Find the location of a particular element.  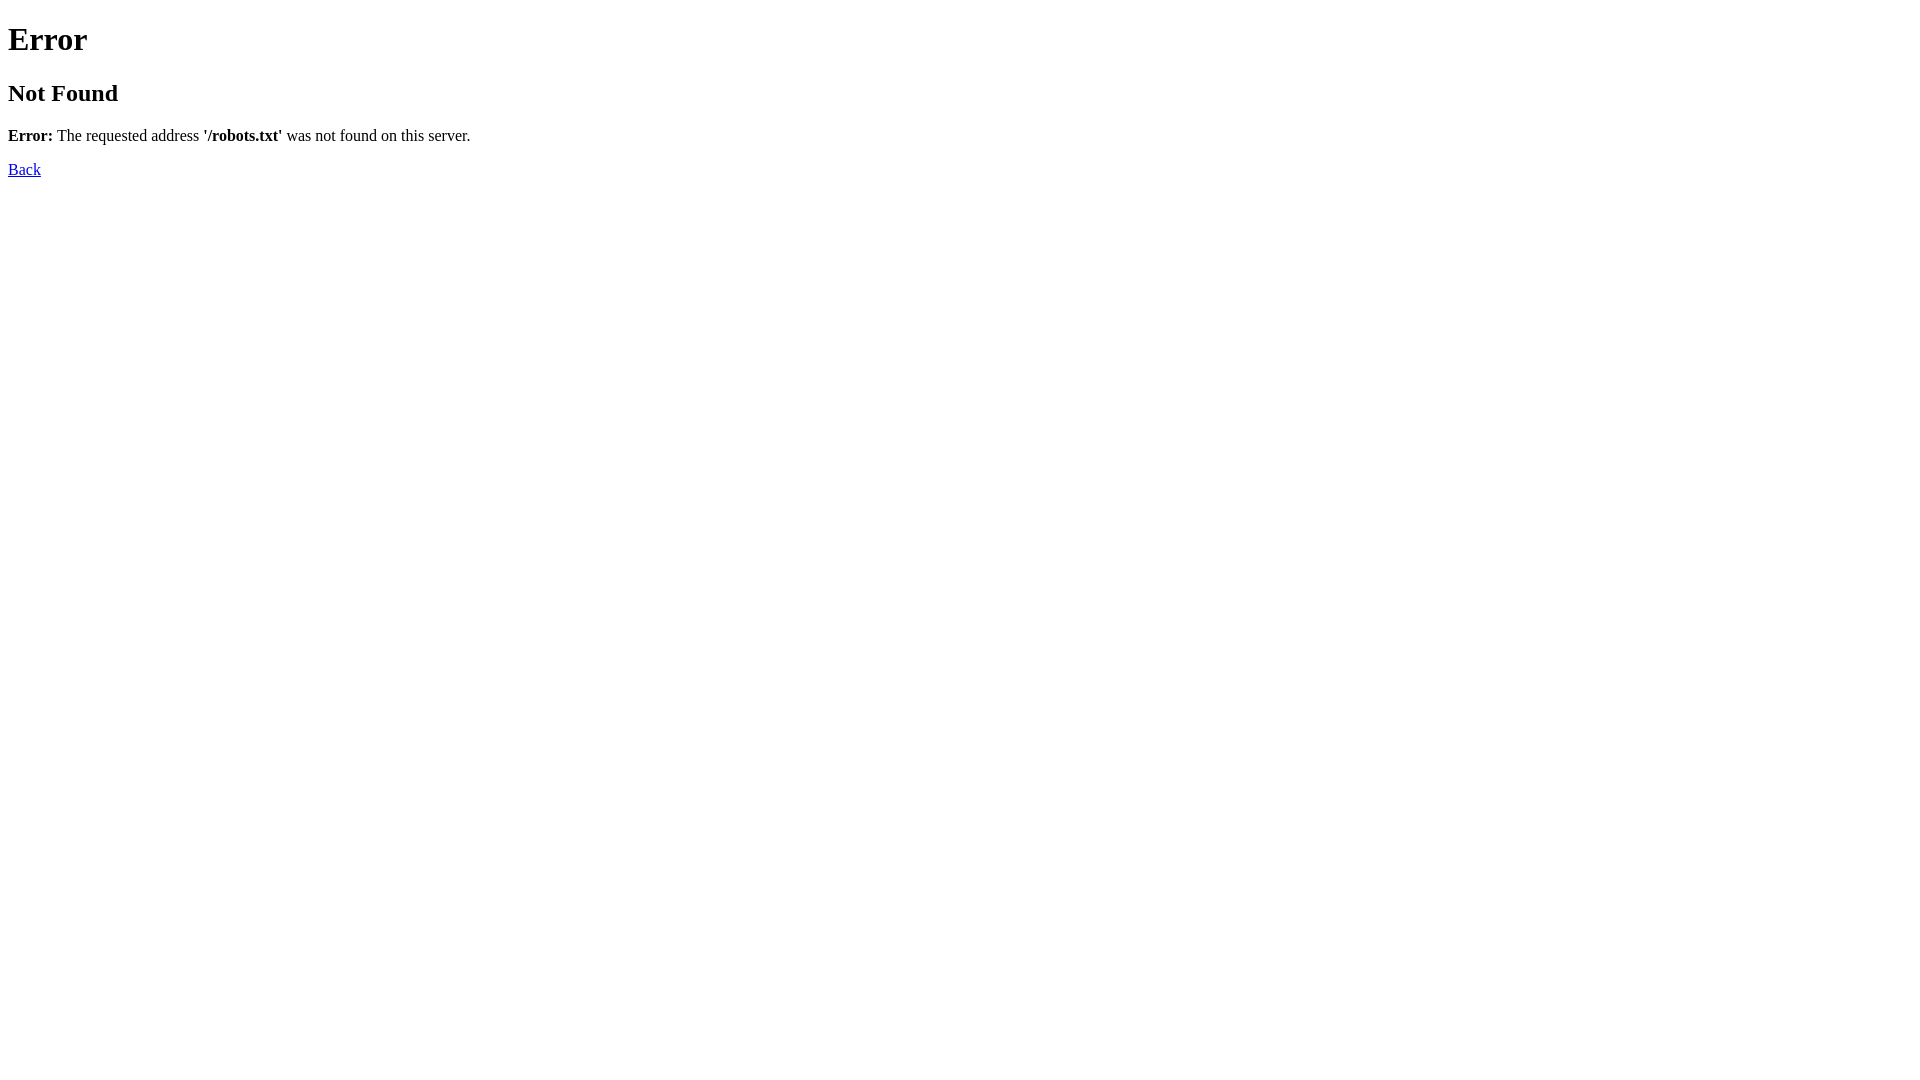

'Back' is located at coordinates (24, 168).